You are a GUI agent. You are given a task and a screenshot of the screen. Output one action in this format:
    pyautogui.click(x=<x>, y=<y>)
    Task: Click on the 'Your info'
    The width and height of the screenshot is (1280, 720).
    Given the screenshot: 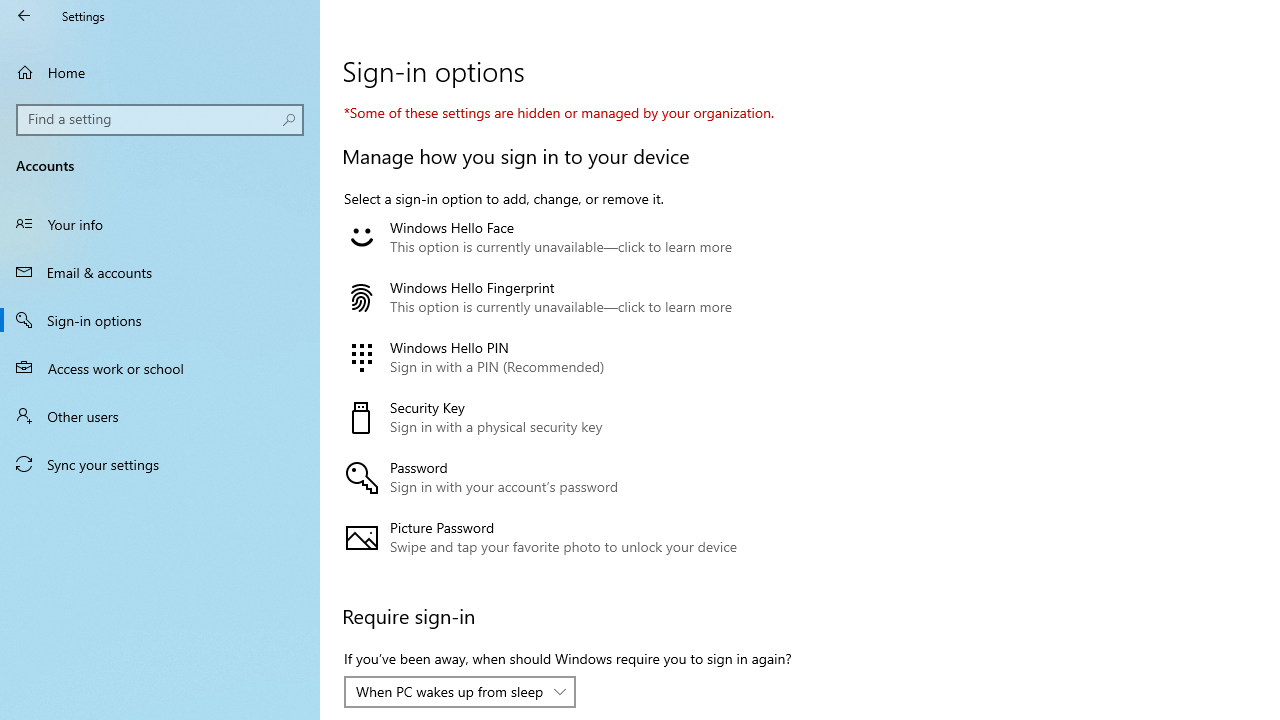 What is the action you would take?
    pyautogui.click(x=160, y=223)
    